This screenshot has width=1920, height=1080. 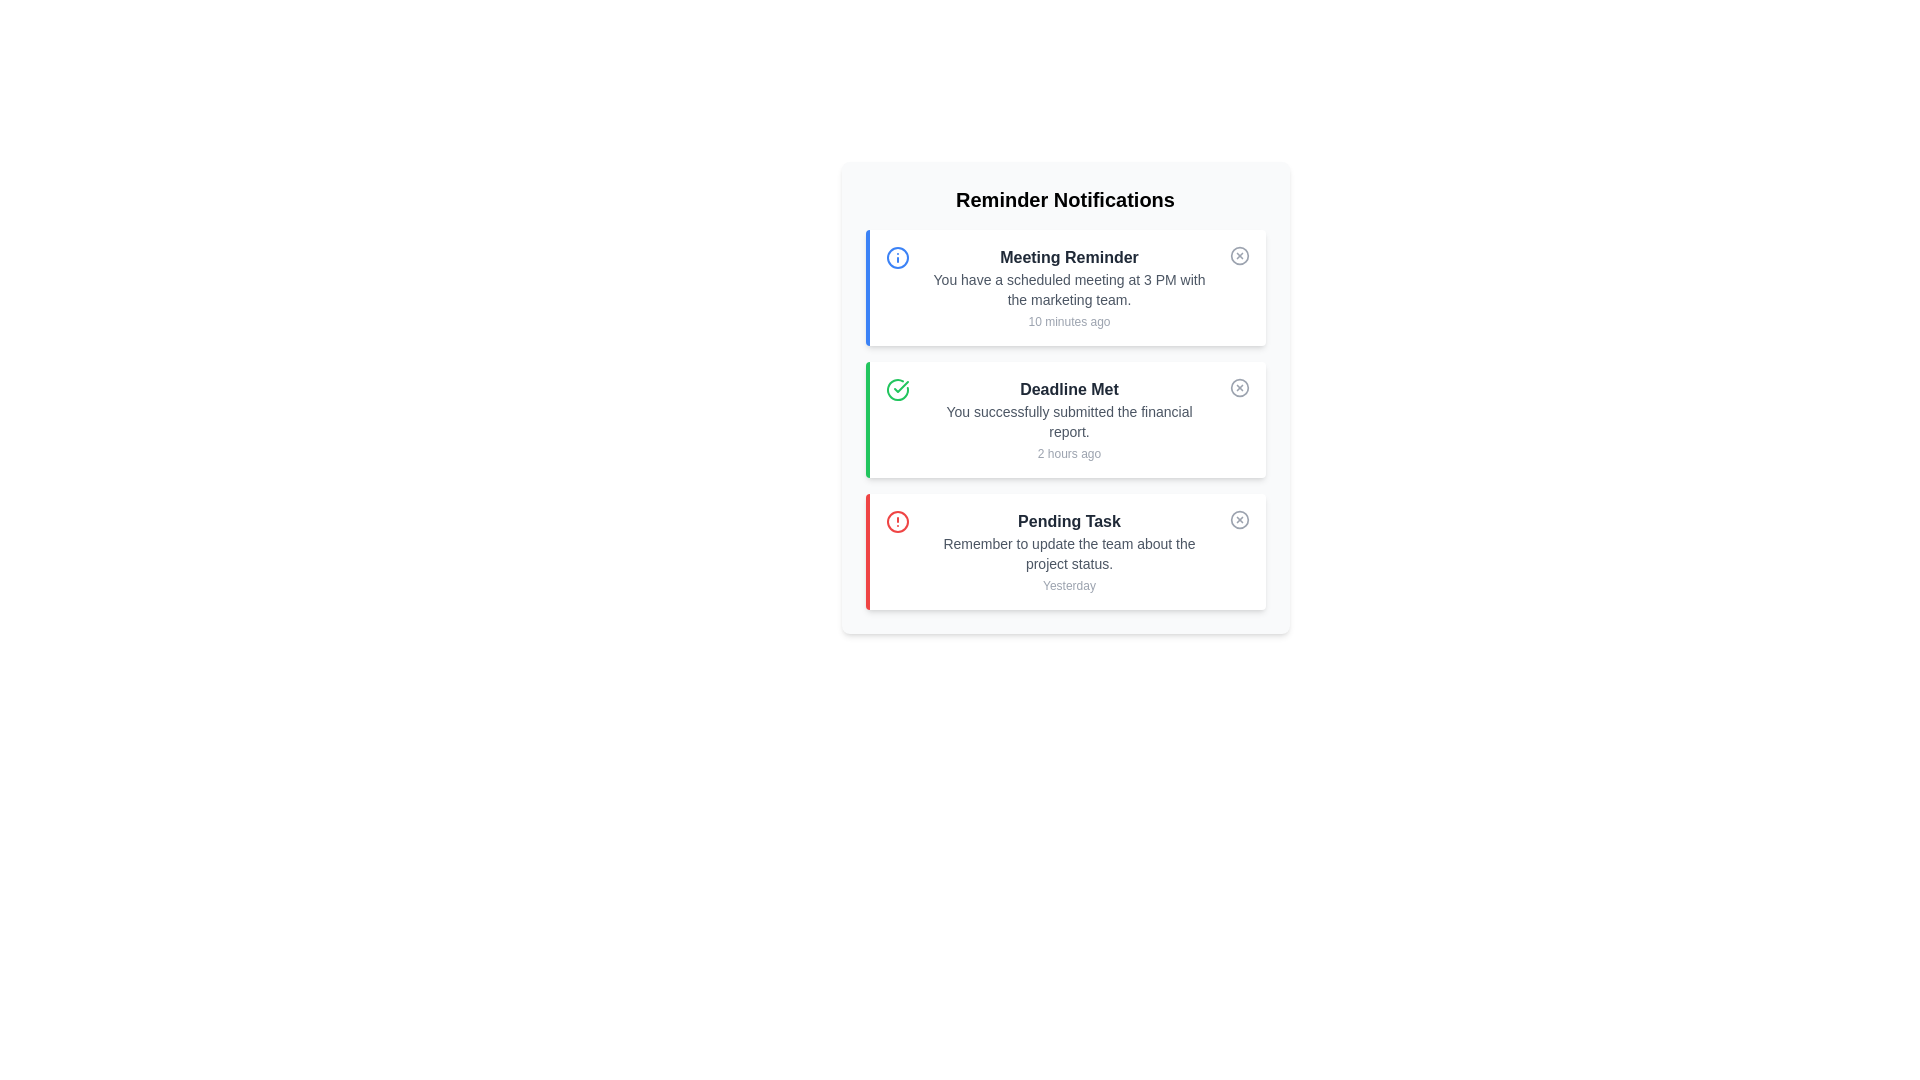 What do you see at coordinates (1068, 288) in the screenshot?
I see `the meeting reminder text block located in the first card of the reminders list to potentially reveal additional actions` at bounding box center [1068, 288].